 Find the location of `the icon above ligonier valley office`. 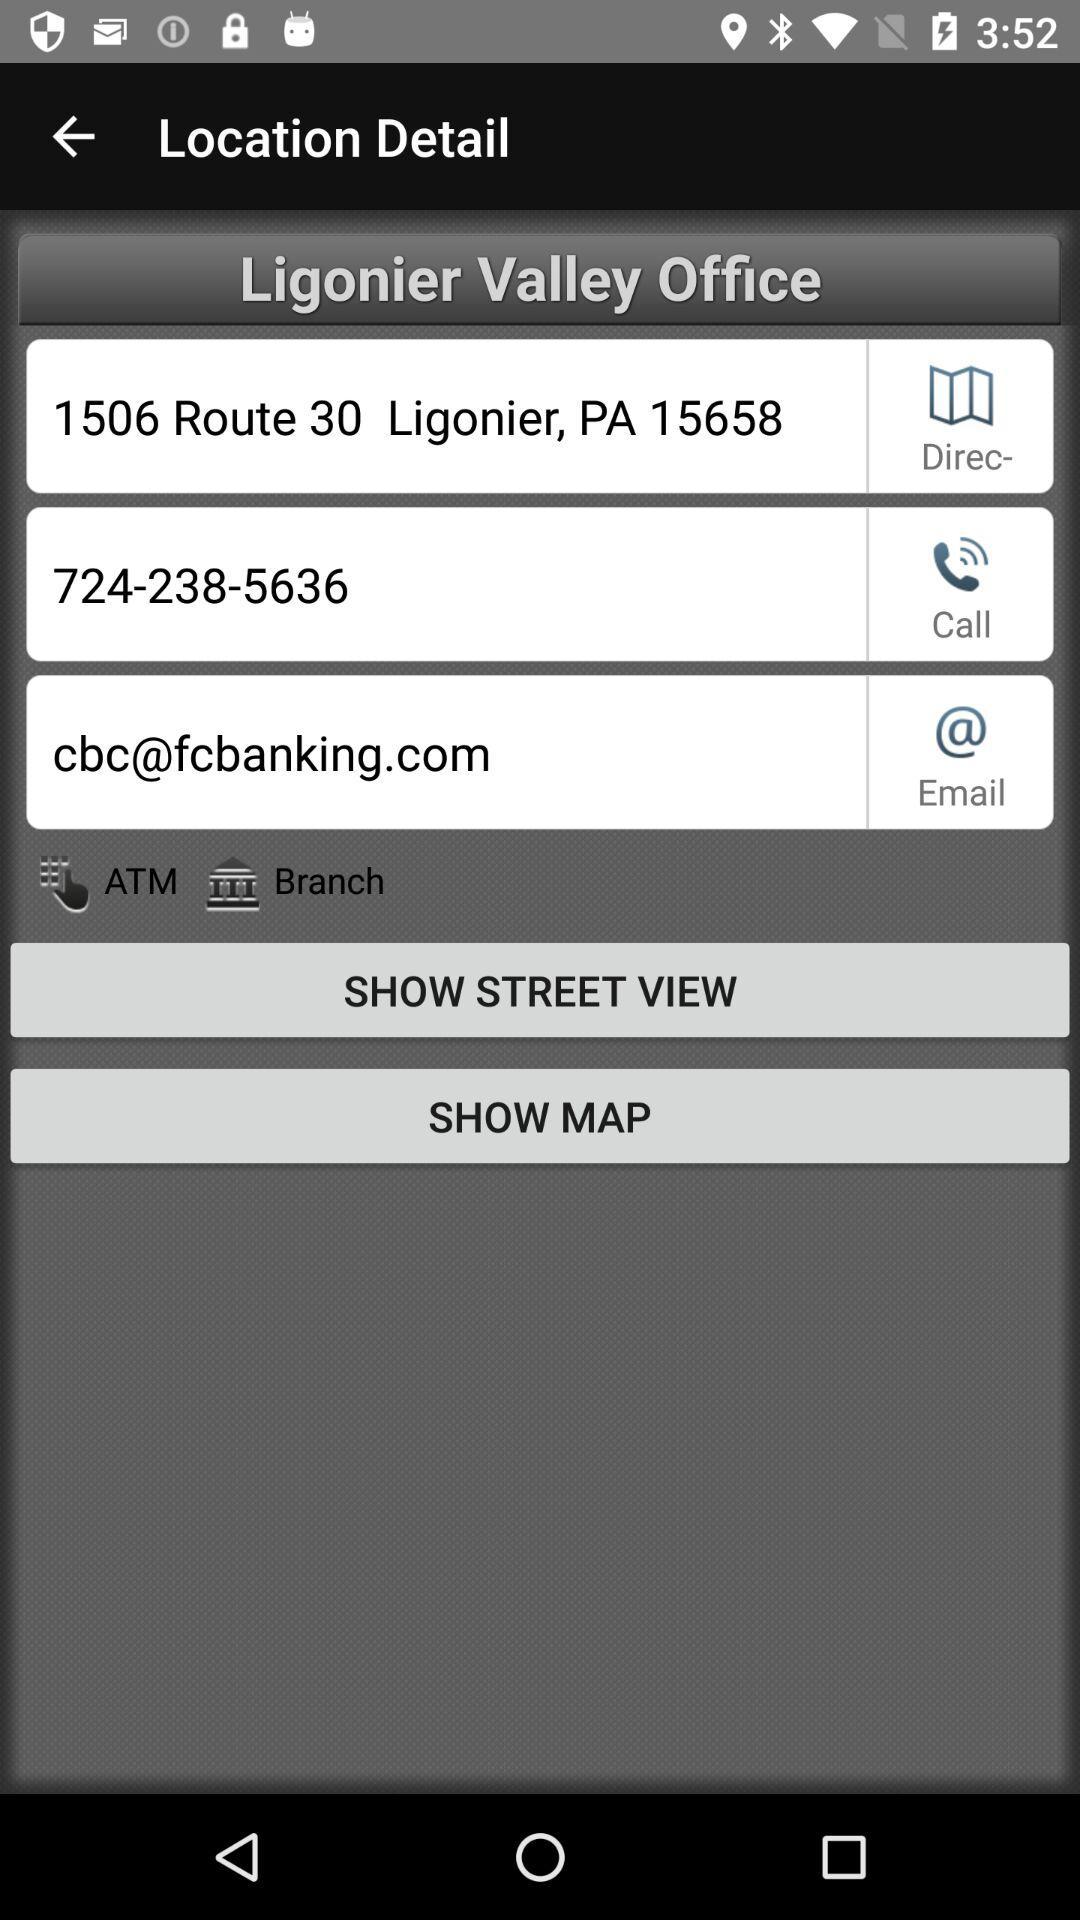

the icon above ligonier valley office is located at coordinates (72, 135).